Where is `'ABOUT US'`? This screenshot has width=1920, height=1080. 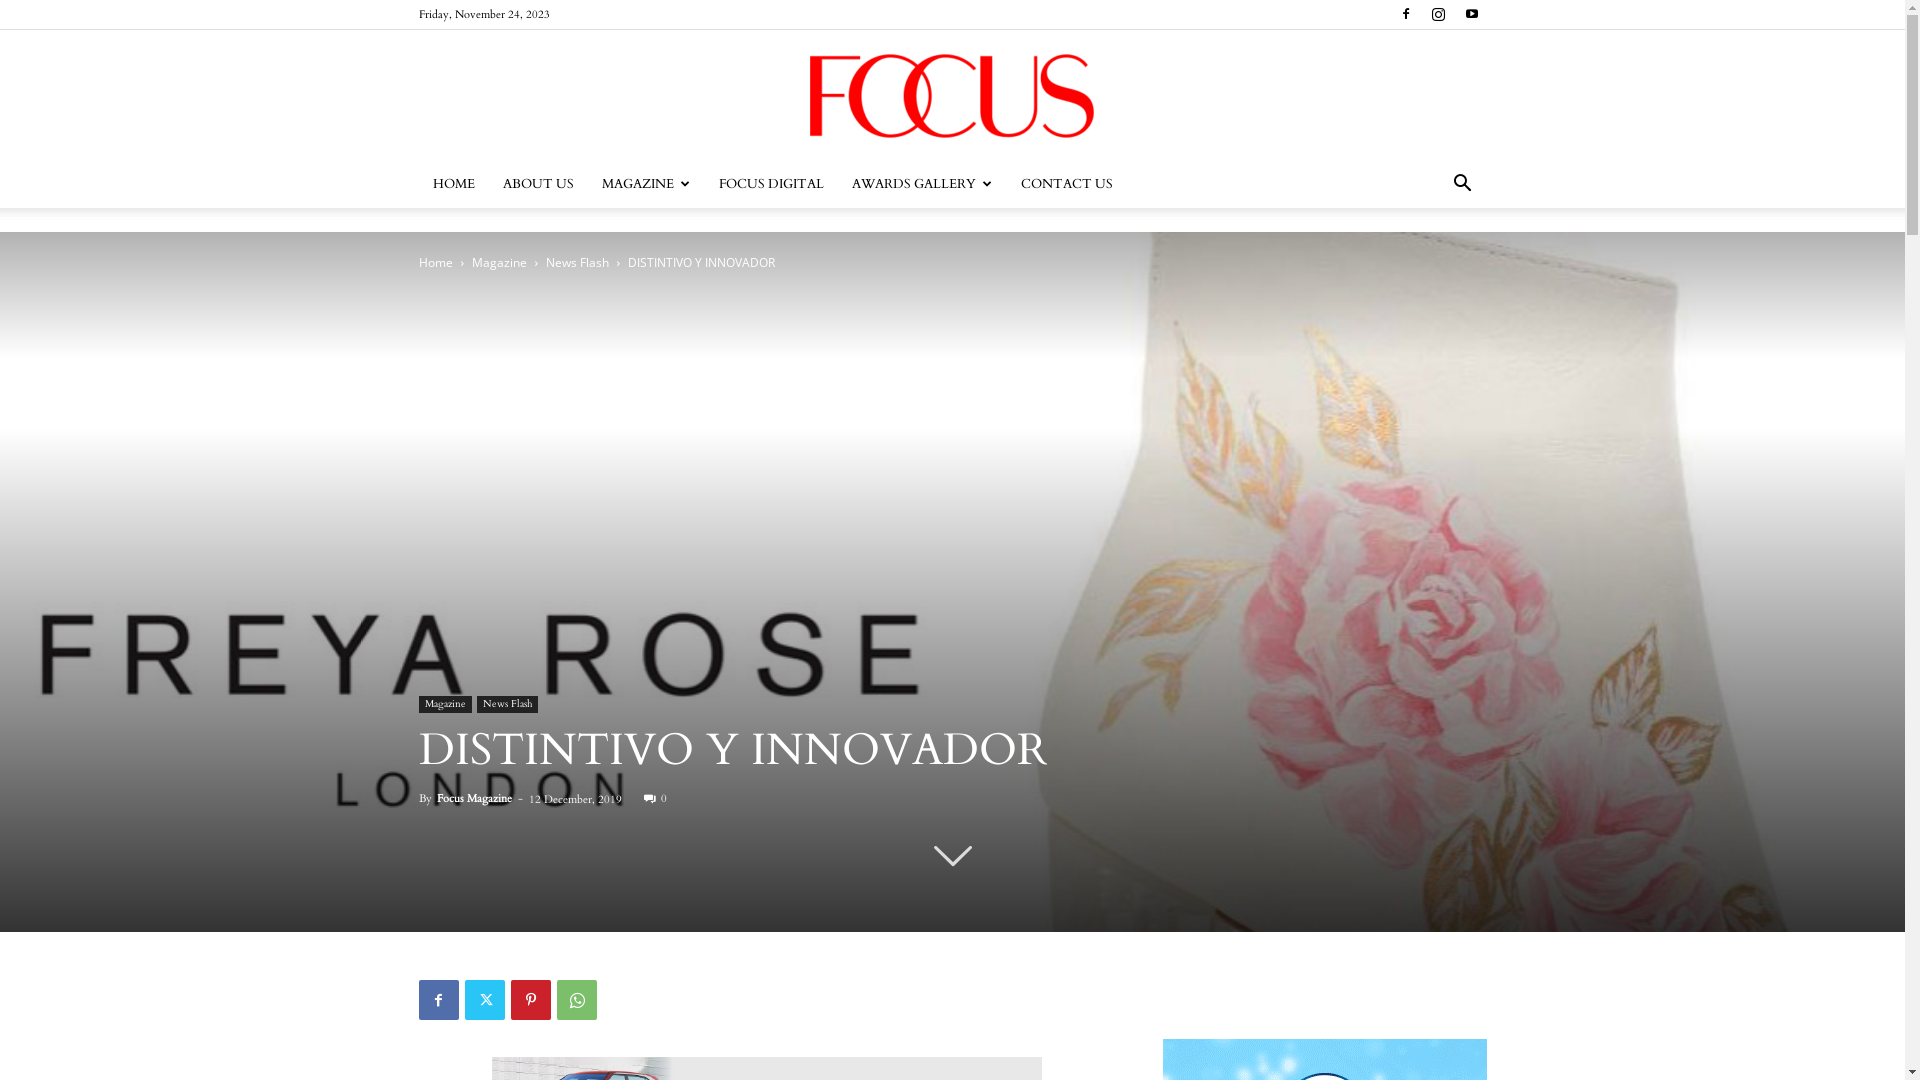
'ABOUT US' is located at coordinates (488, 184).